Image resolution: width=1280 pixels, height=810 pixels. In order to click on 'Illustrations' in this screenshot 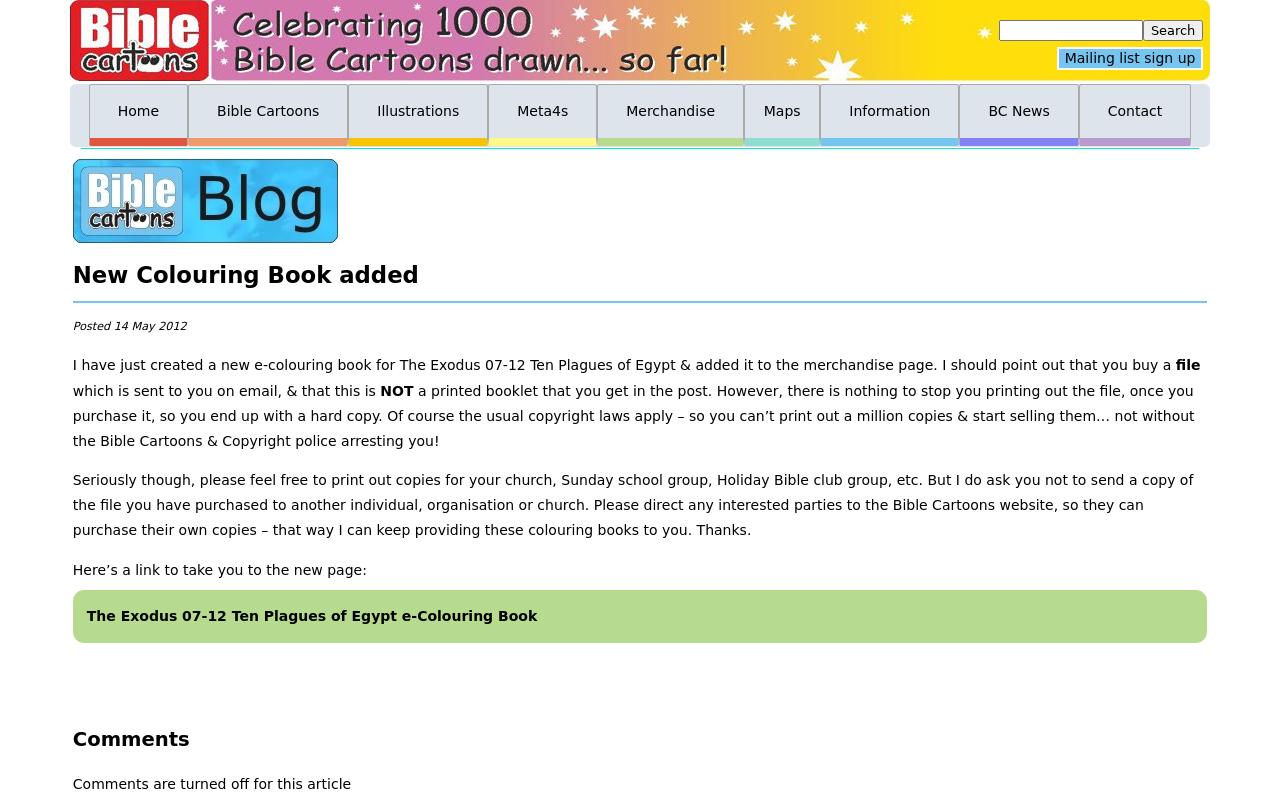, I will do `click(417, 109)`.